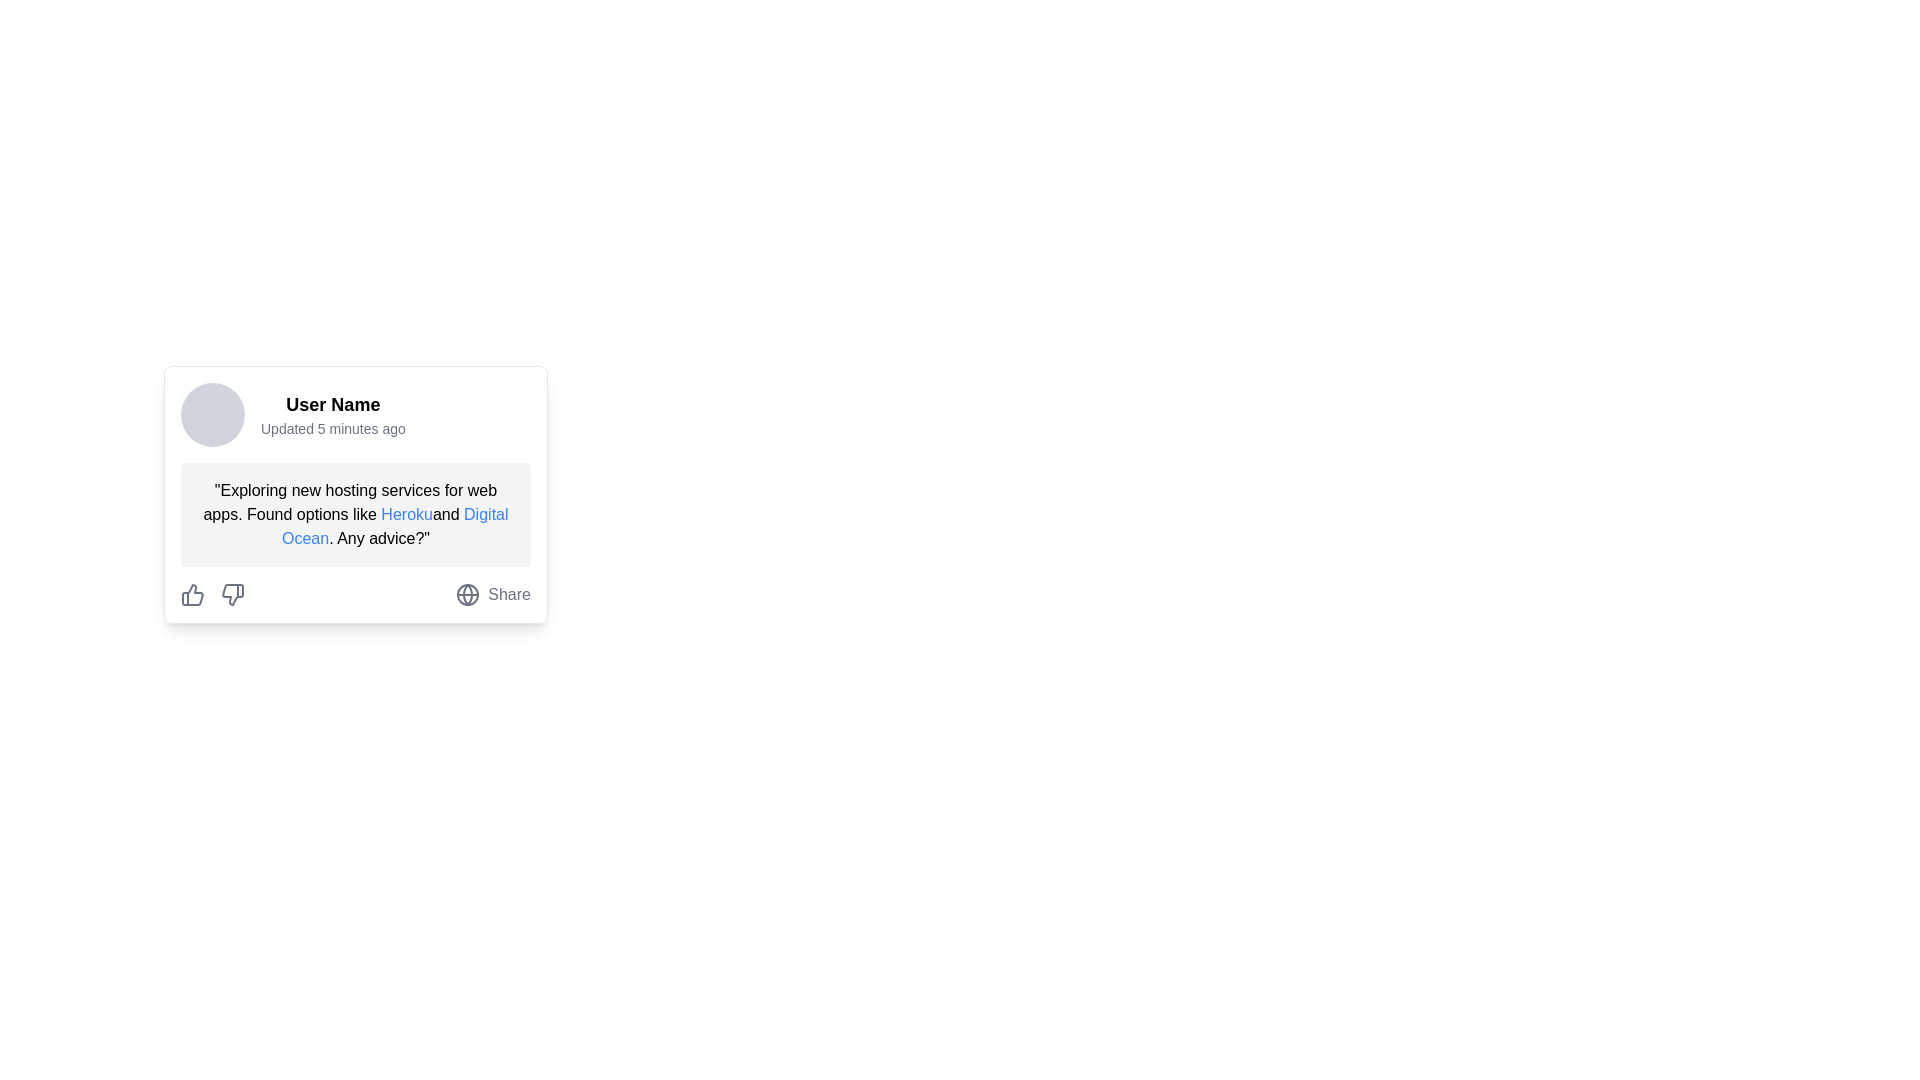 This screenshot has width=1920, height=1080. Describe the element at coordinates (467, 593) in the screenshot. I see `the globe icon, which is styled in thin black lines and located to the left of the 'Share' label at the lower-right corner of the card` at that location.